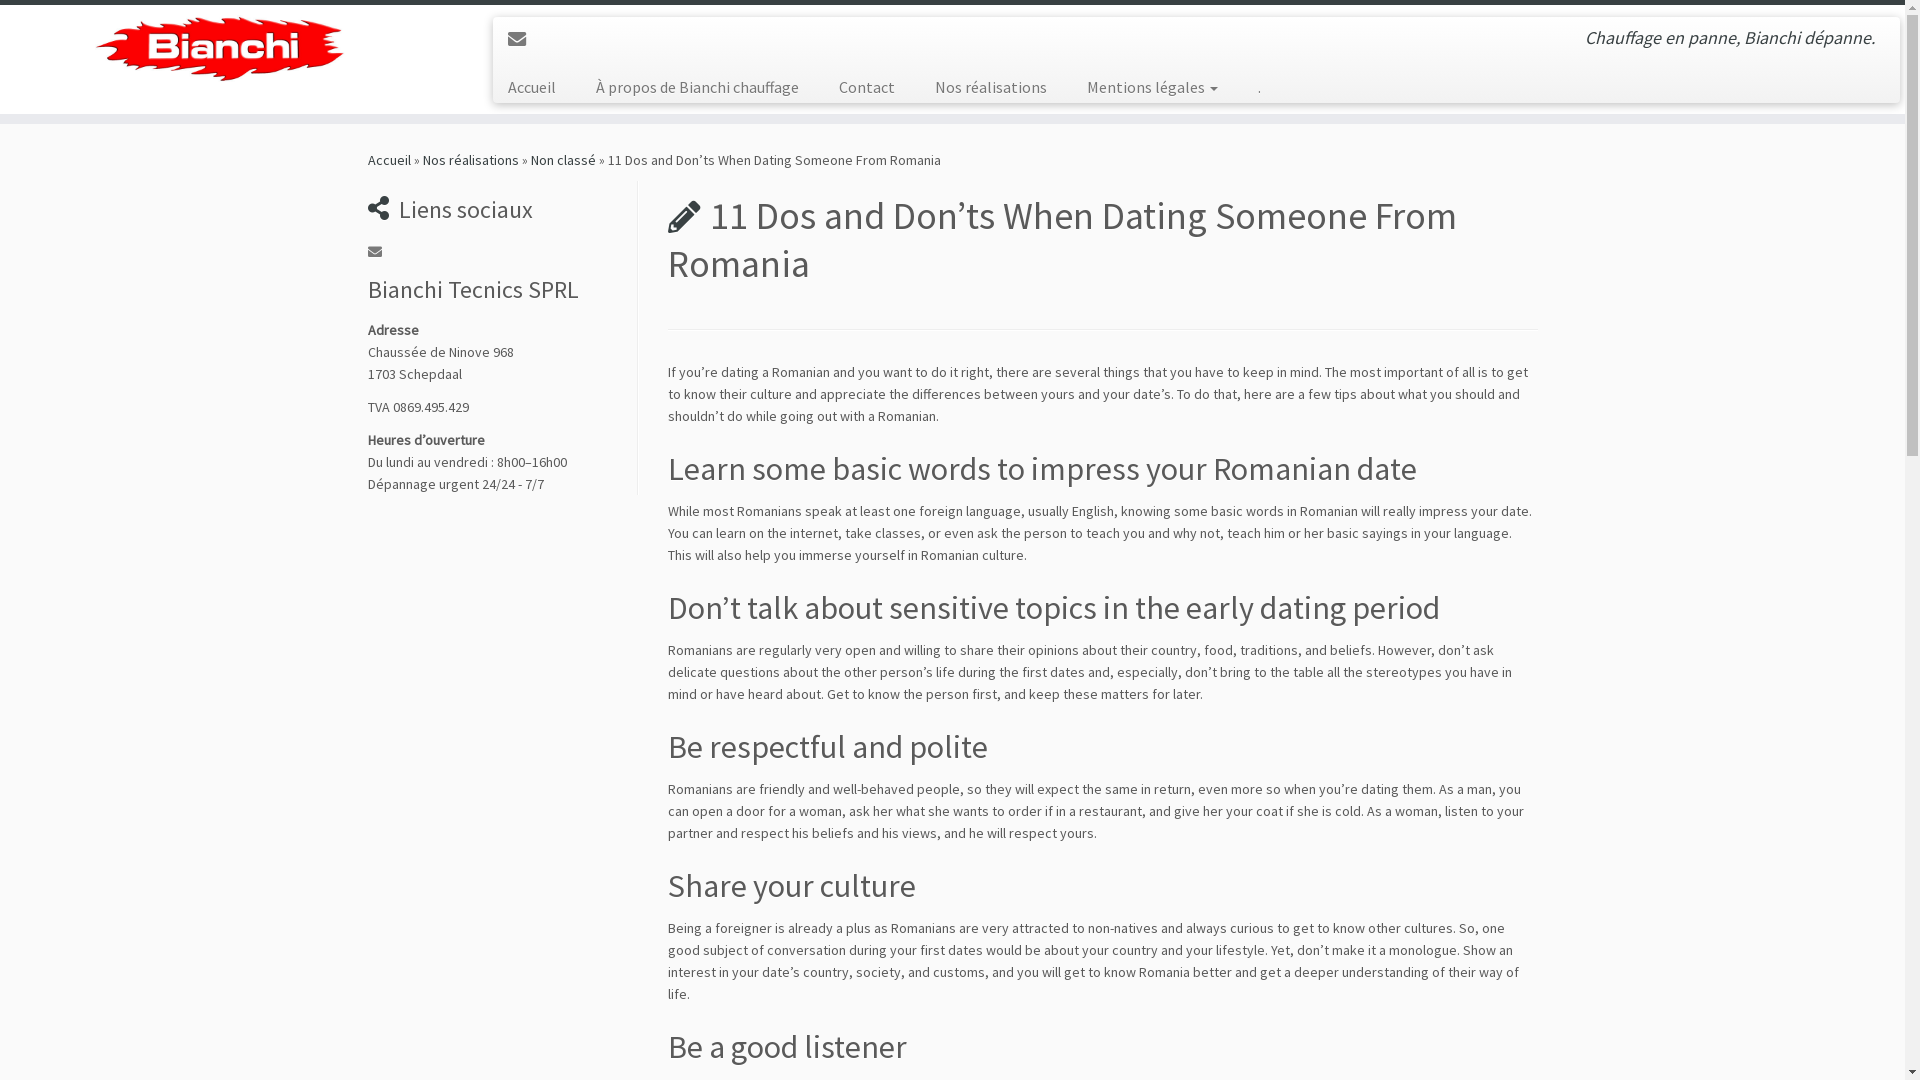 Image resolution: width=1920 pixels, height=1080 pixels. I want to click on 'E-mail', so click(523, 39).